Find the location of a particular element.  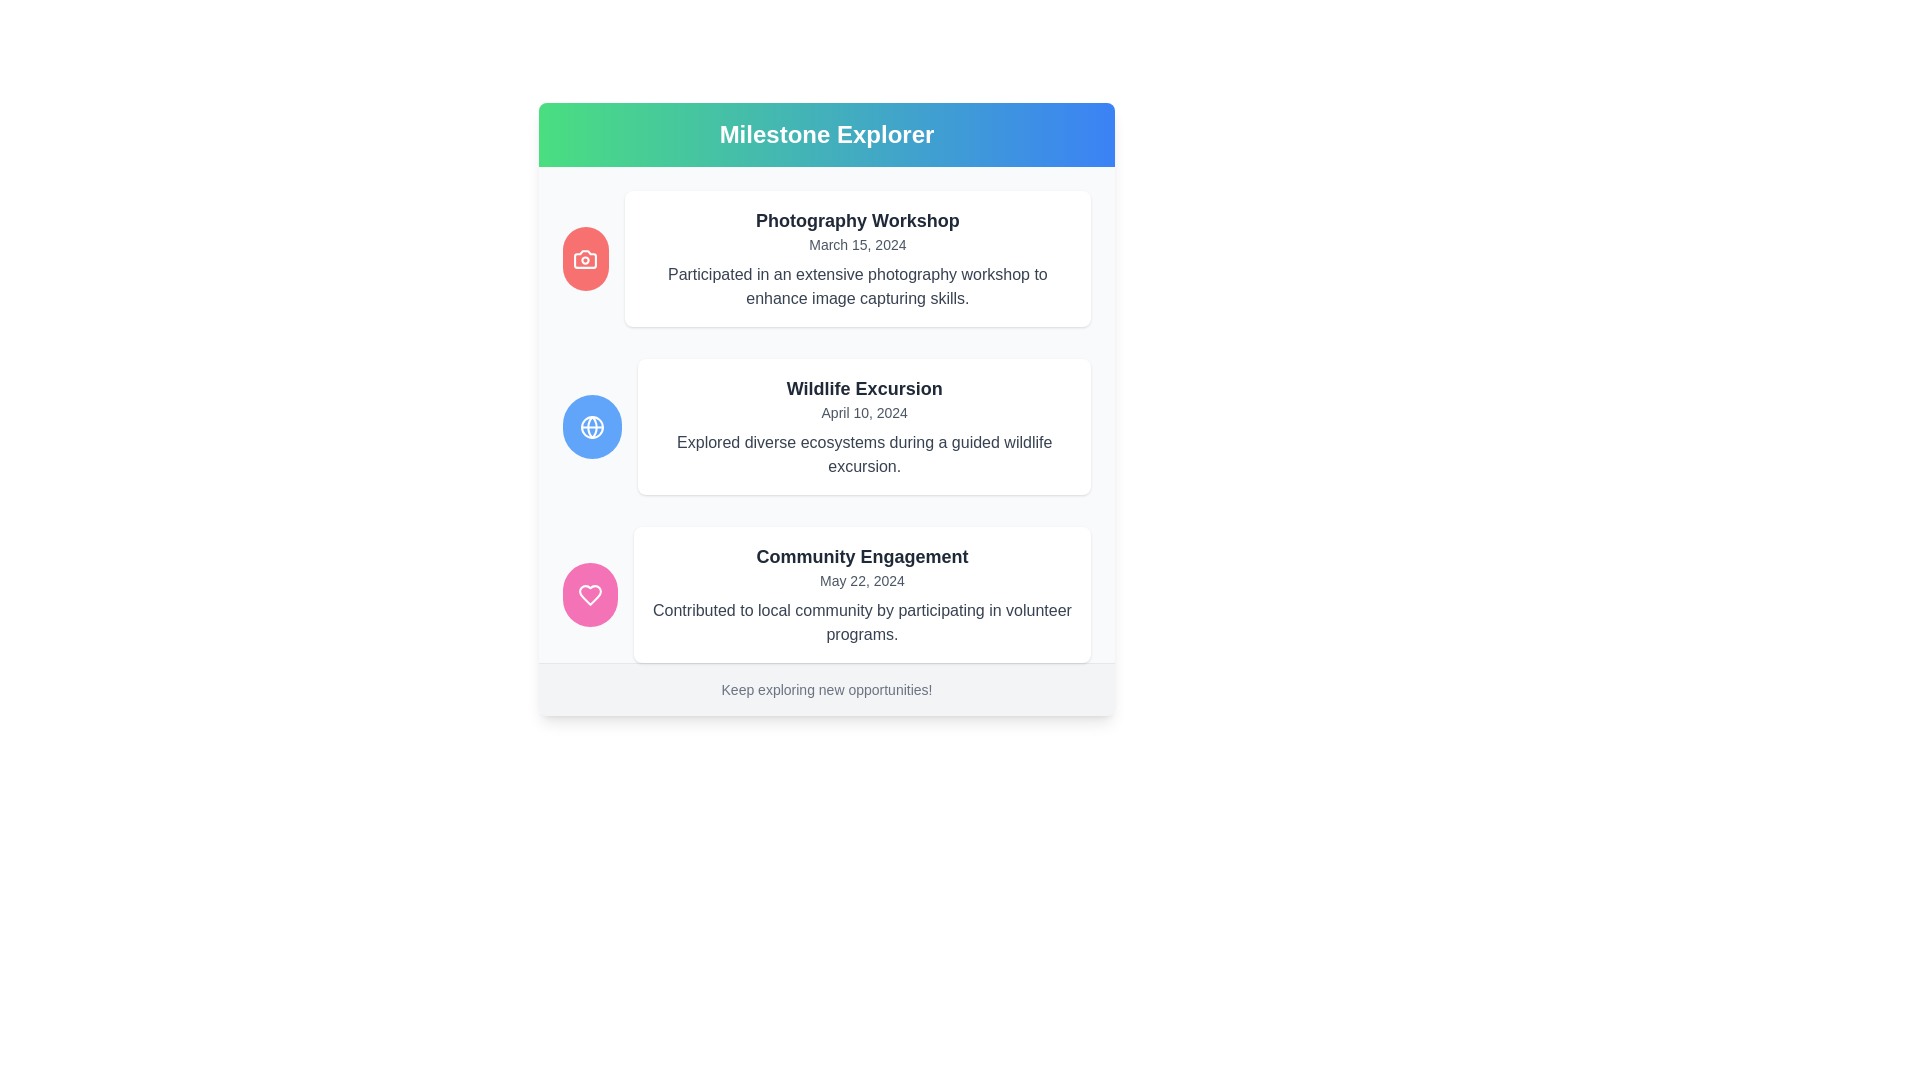

the main heading text label, which is centered horizontally within the colored horizontal bar at the top of the interface is located at coordinates (826, 135).